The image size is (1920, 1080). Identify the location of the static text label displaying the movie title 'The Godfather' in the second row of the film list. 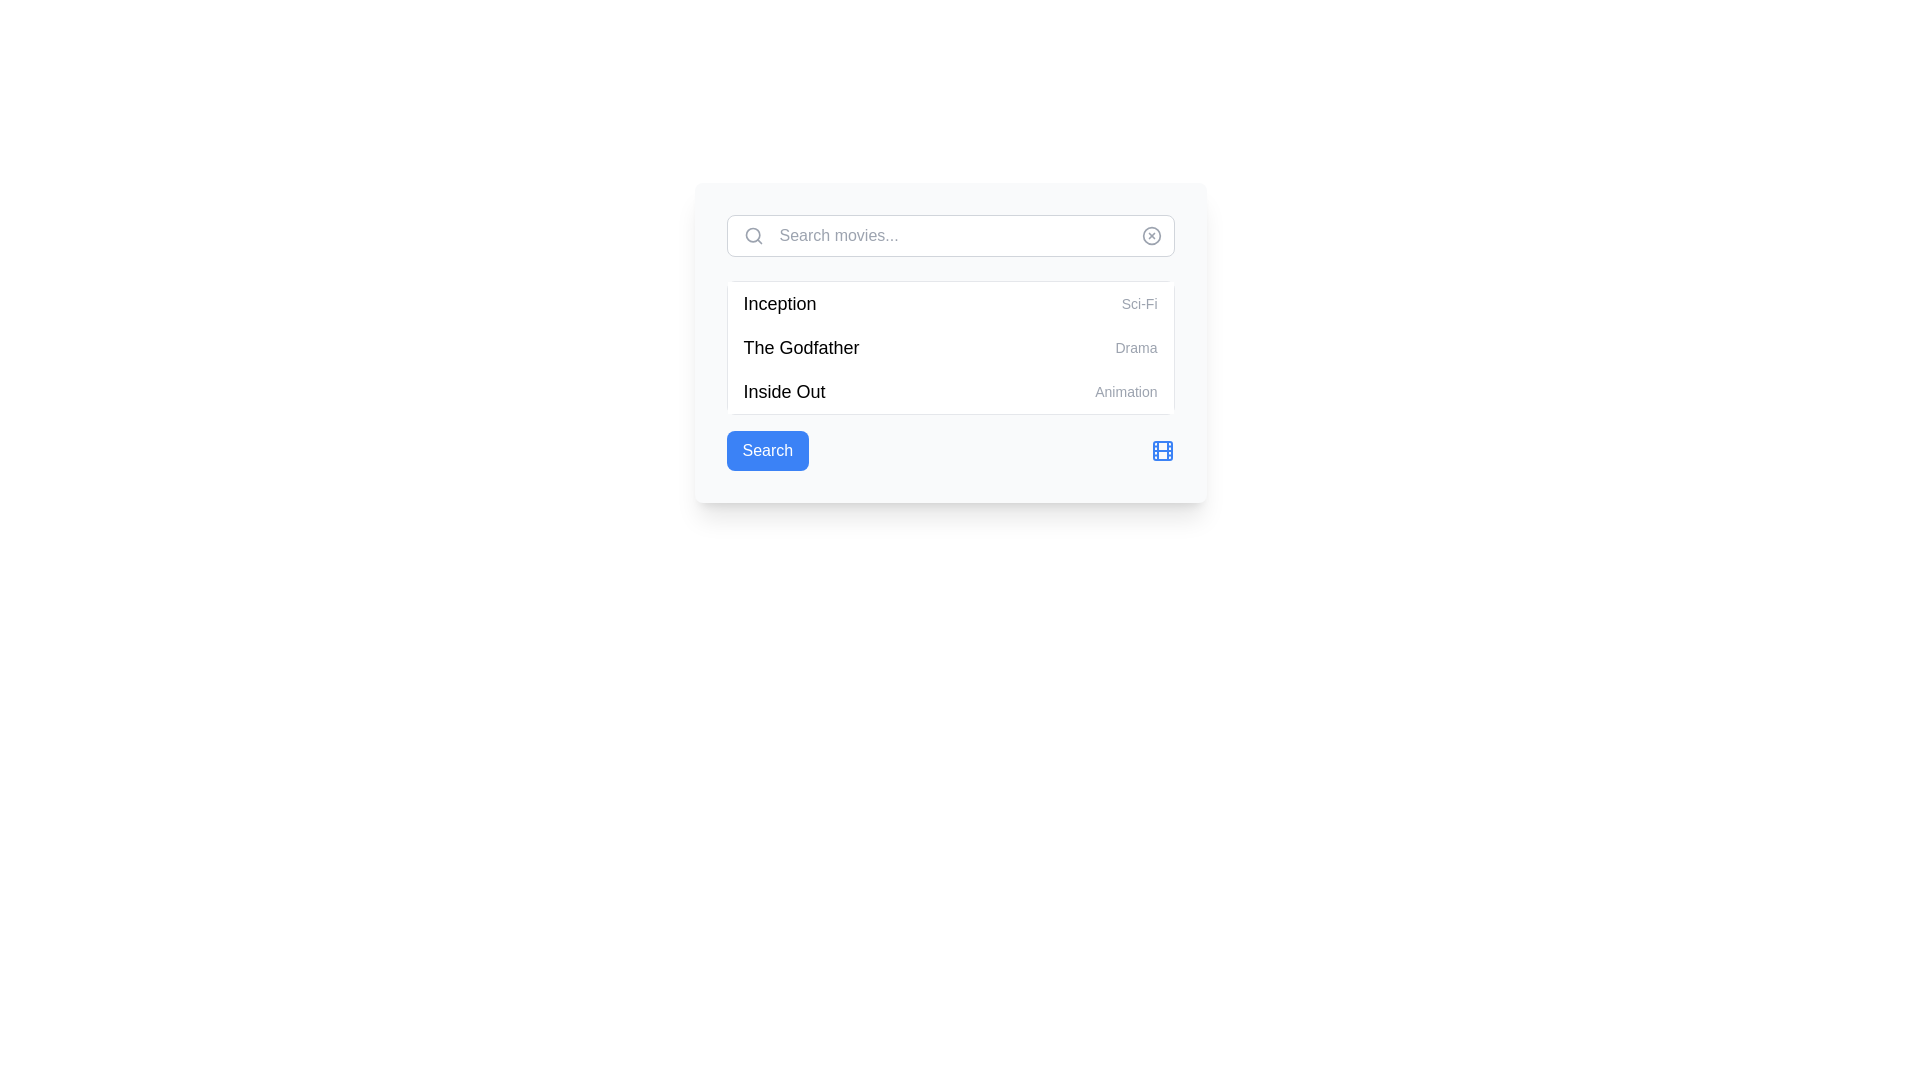
(801, 346).